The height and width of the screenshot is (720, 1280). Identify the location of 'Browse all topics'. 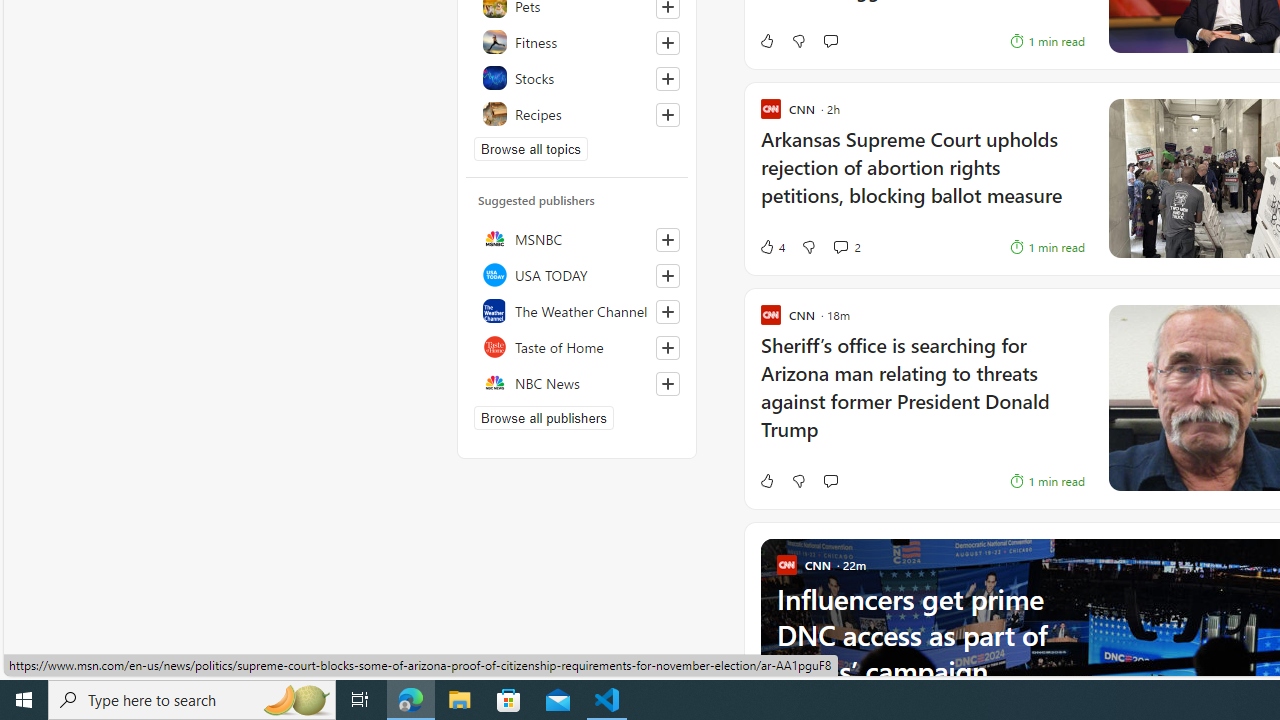
(531, 148).